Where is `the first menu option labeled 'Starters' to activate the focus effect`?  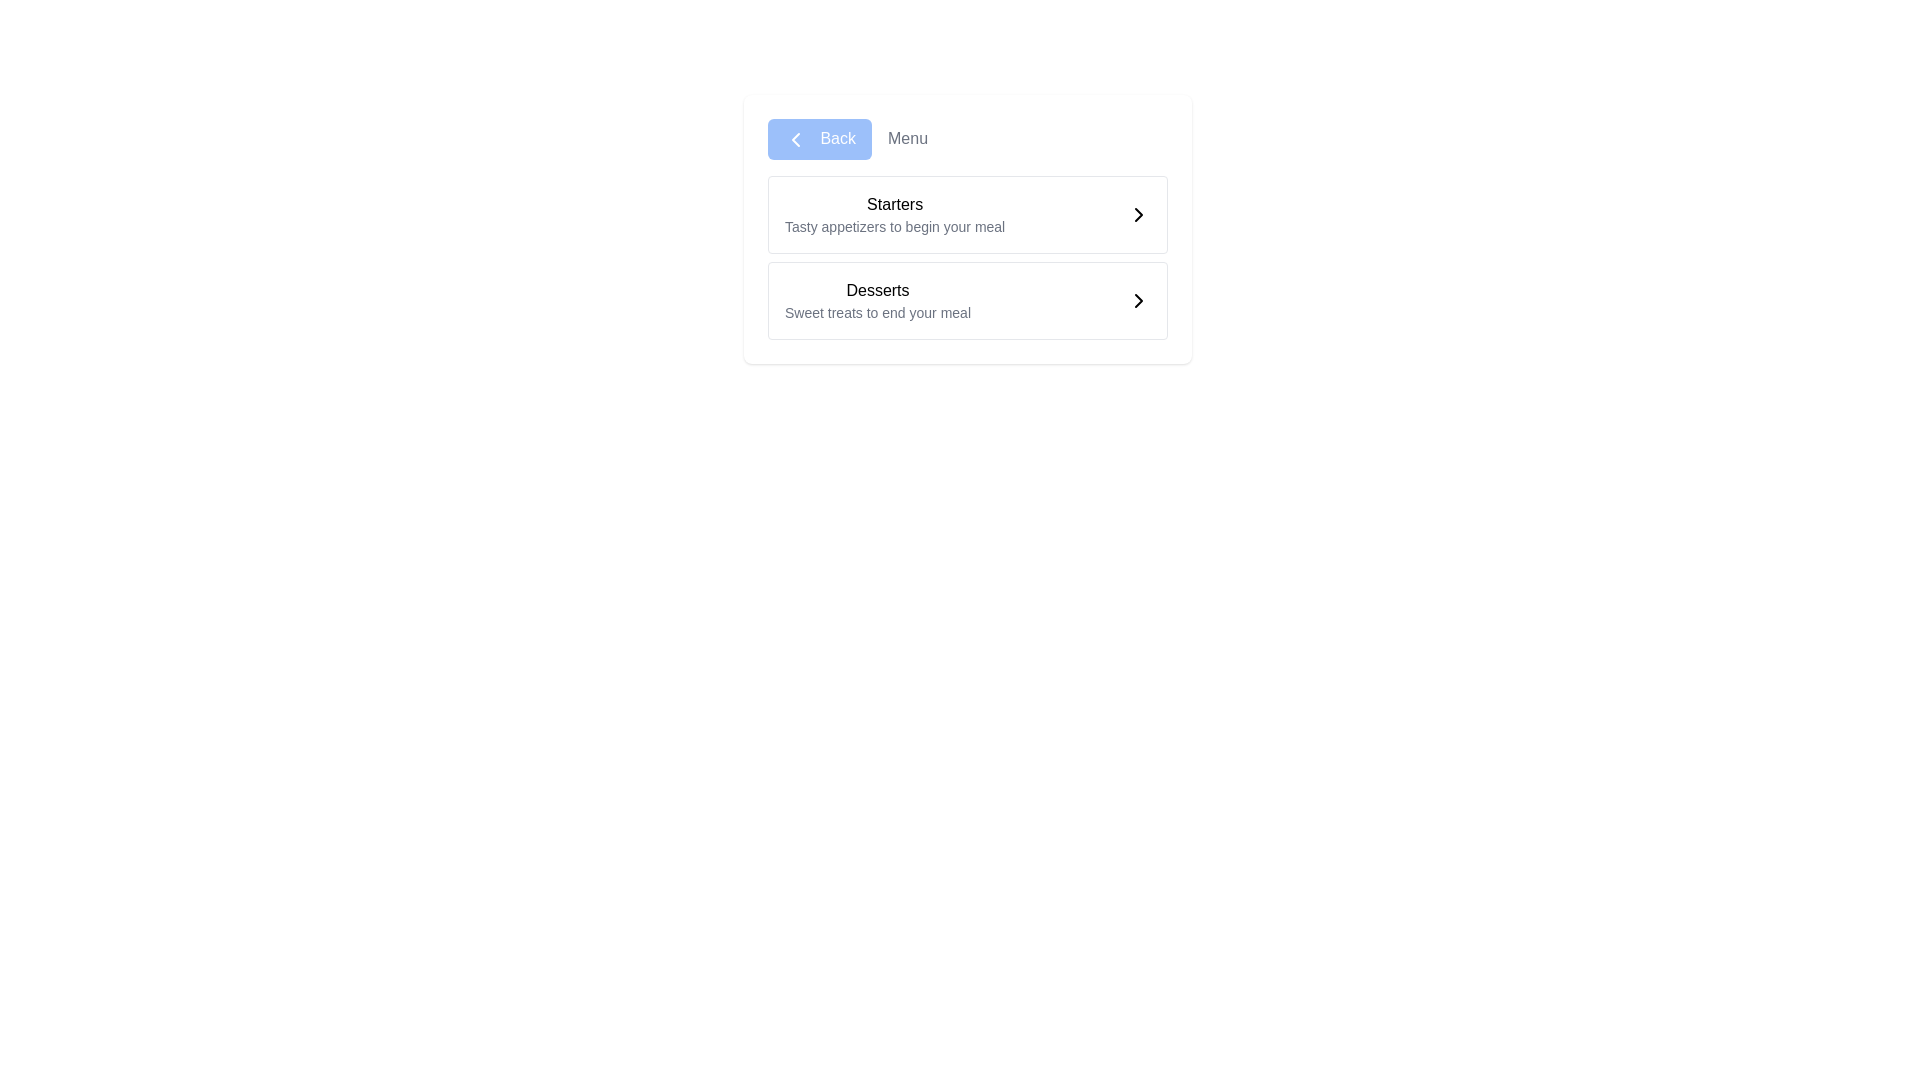 the first menu option labeled 'Starters' to activate the focus effect is located at coordinates (894, 214).